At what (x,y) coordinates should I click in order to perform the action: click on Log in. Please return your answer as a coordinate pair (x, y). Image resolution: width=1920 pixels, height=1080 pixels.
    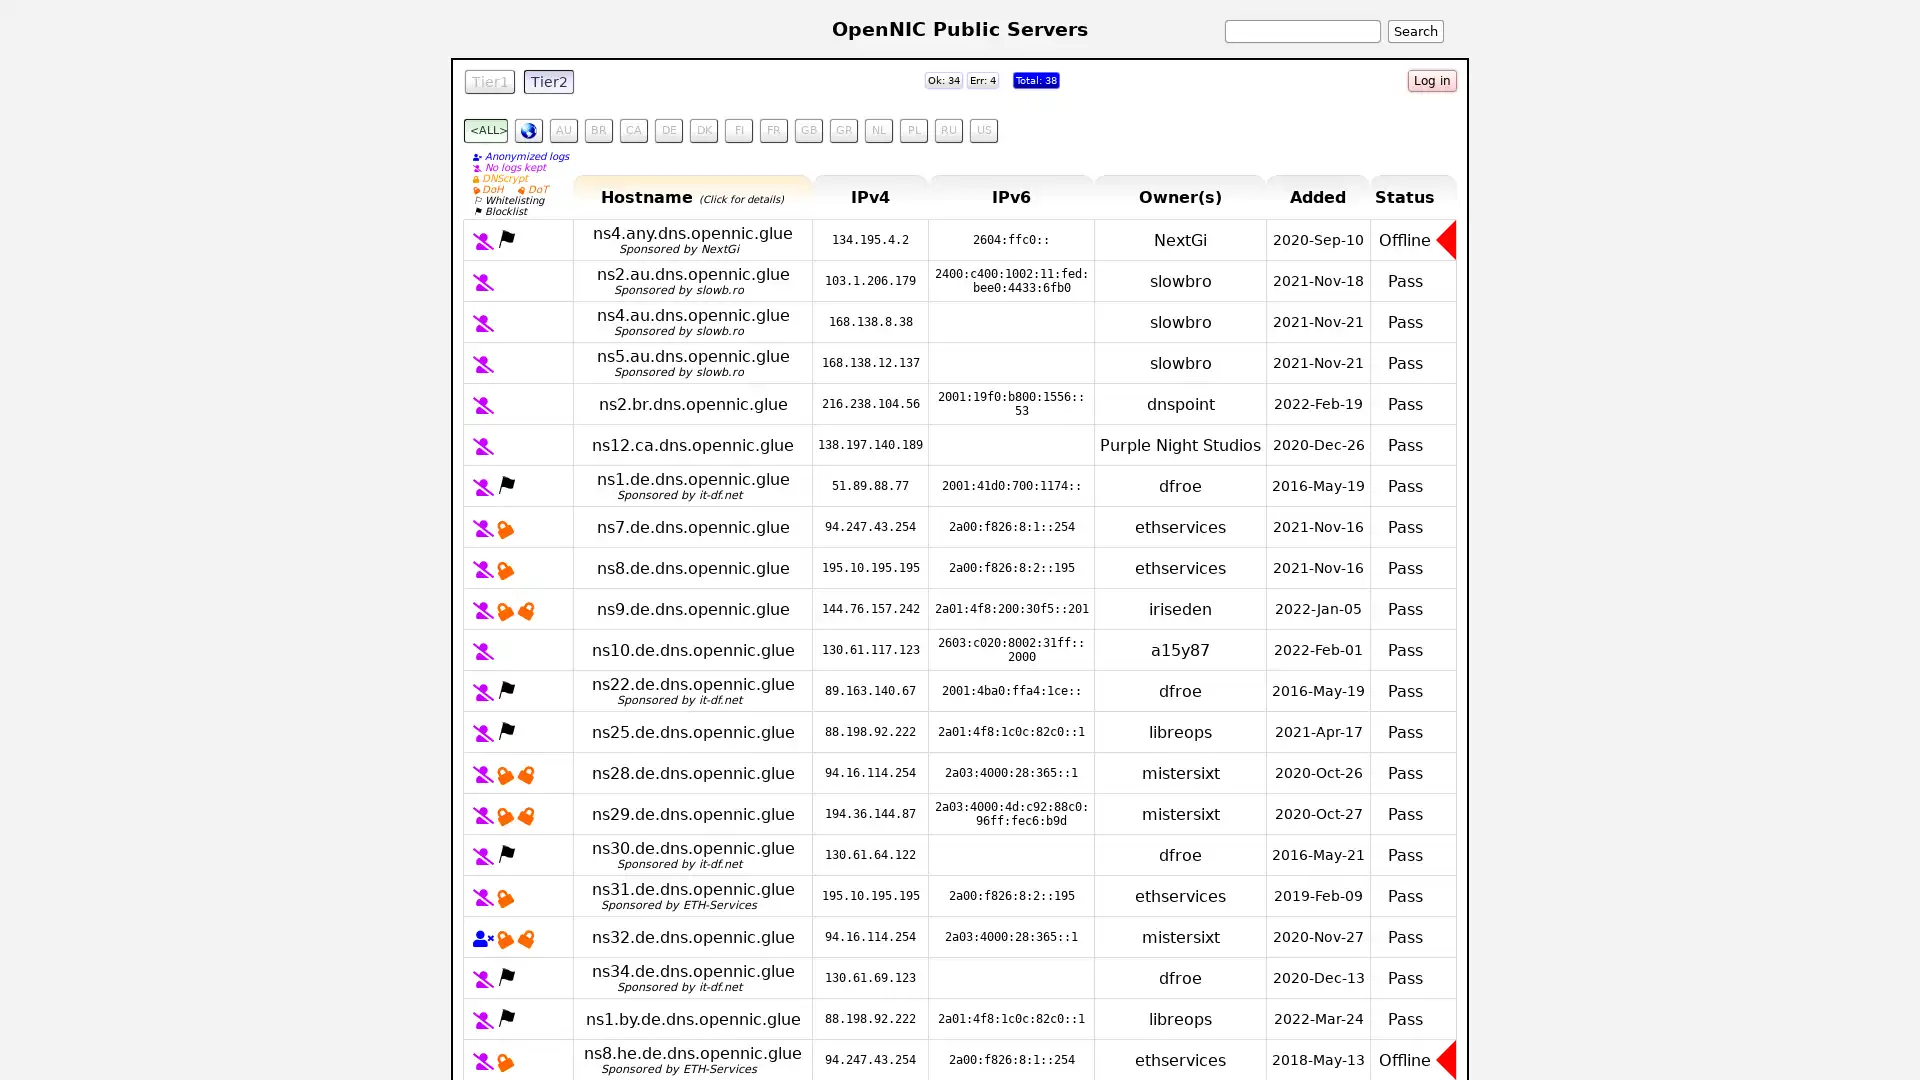
    Looking at the image, I should click on (1431, 80).